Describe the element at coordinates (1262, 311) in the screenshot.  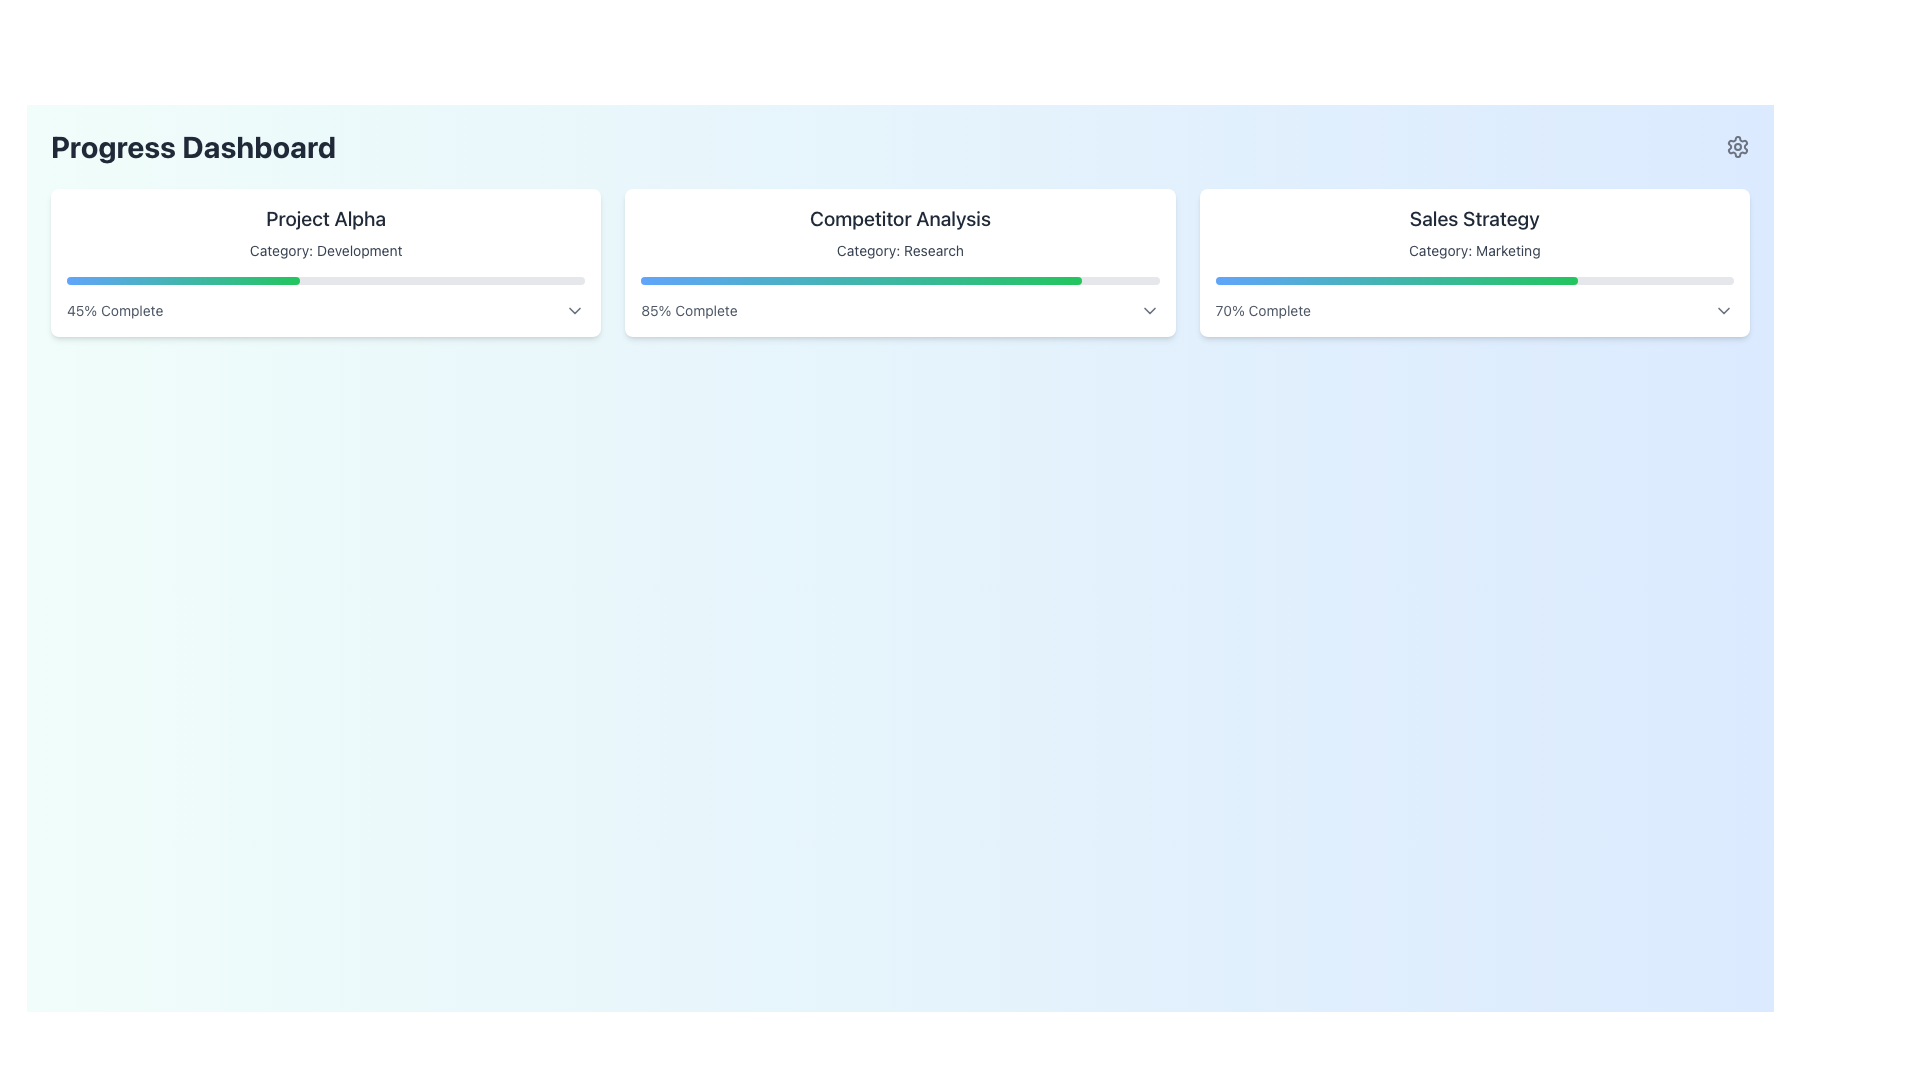
I see `the static text indicating the progress of the task, which shows a 70% completion status, located within the 'Sales Strategy' card below the progress bar` at that location.